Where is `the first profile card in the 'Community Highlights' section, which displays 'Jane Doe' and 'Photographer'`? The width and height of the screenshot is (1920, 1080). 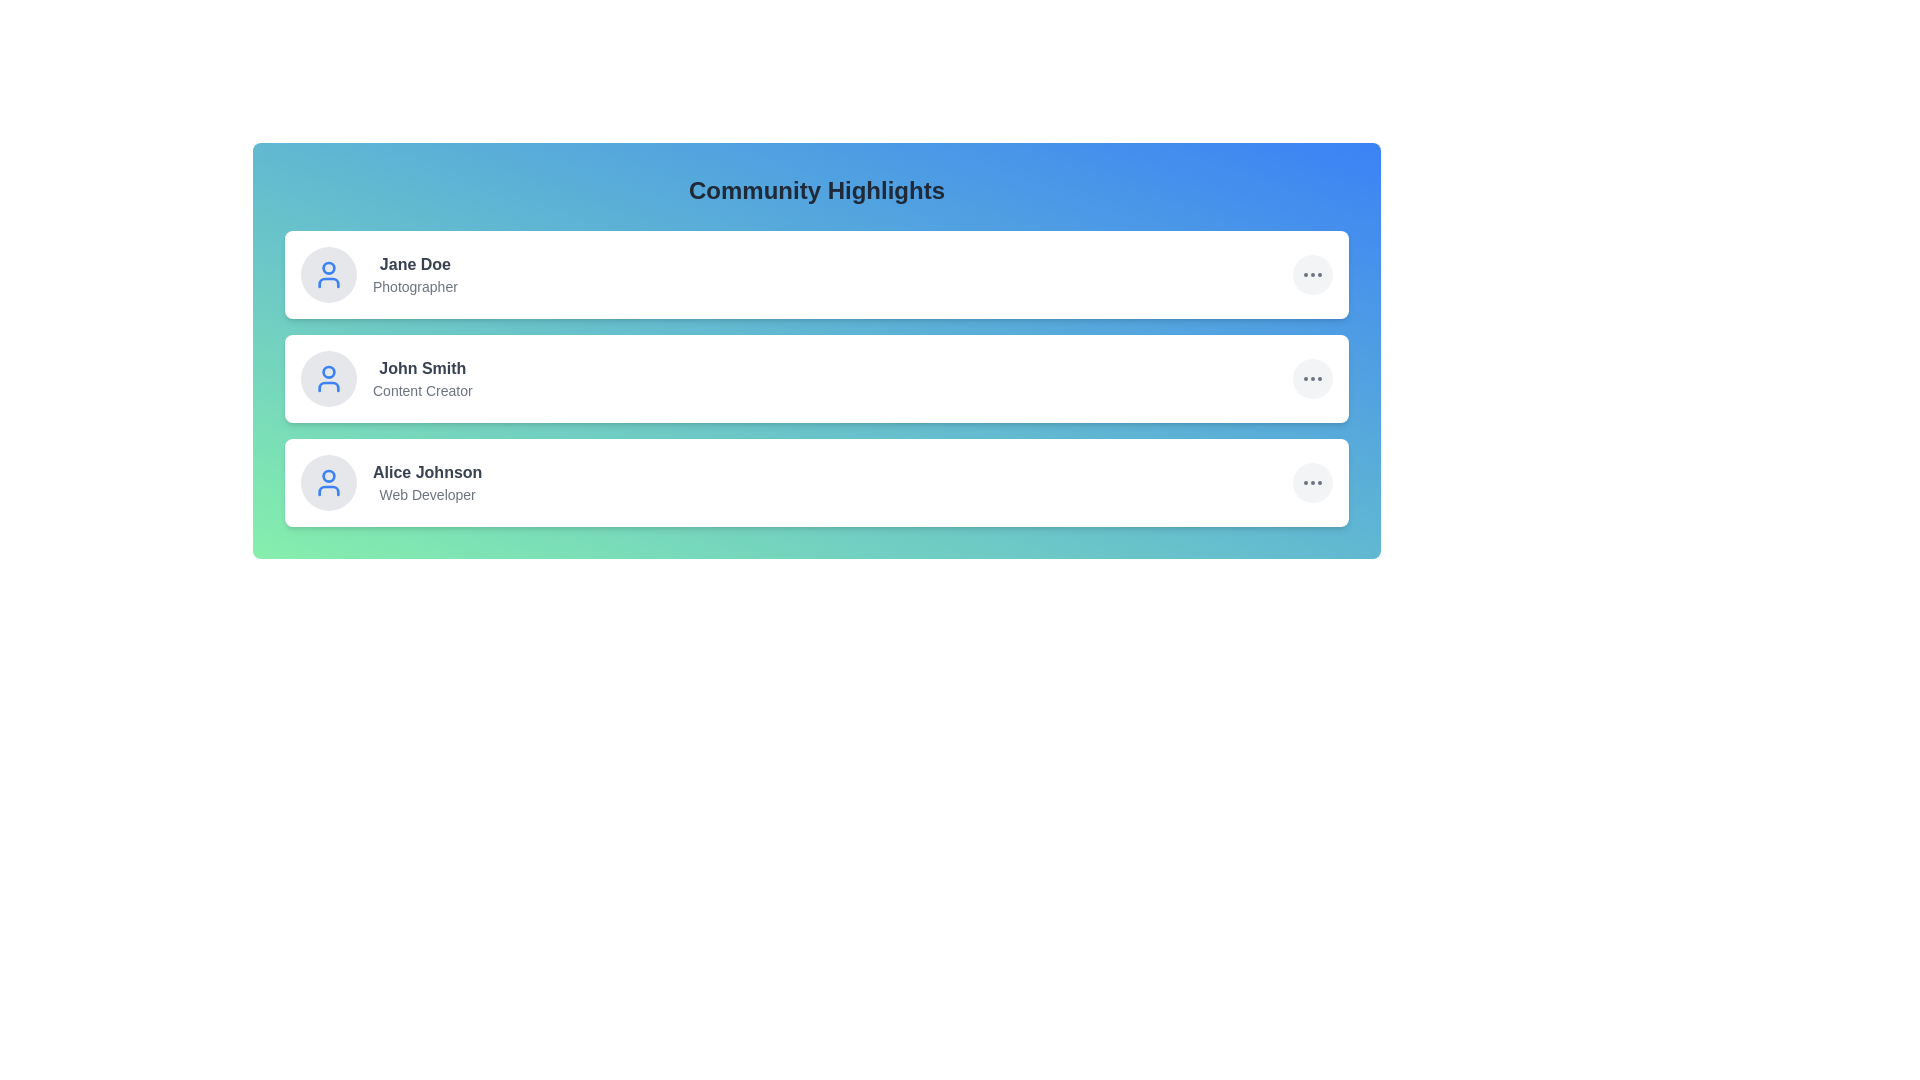 the first profile card in the 'Community Highlights' section, which displays 'Jane Doe' and 'Photographer' is located at coordinates (379, 274).